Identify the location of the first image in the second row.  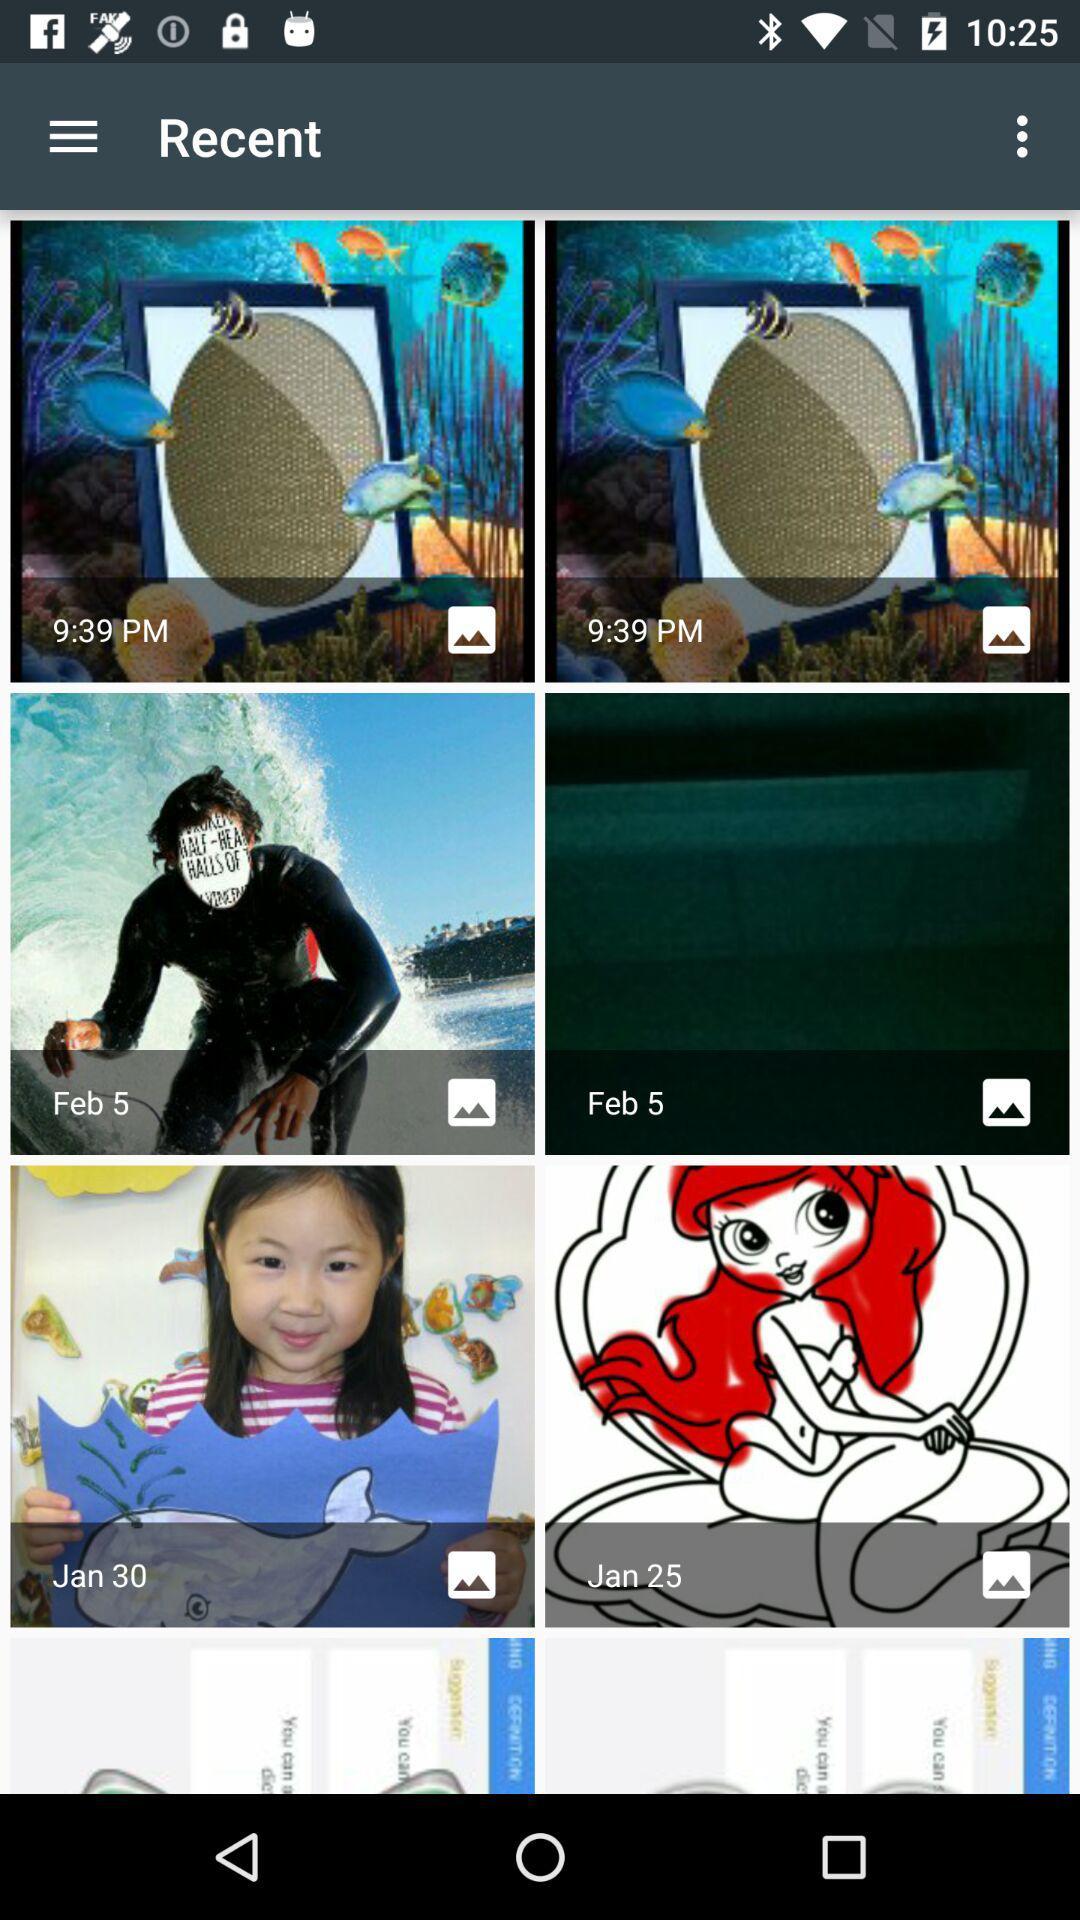
(273, 923).